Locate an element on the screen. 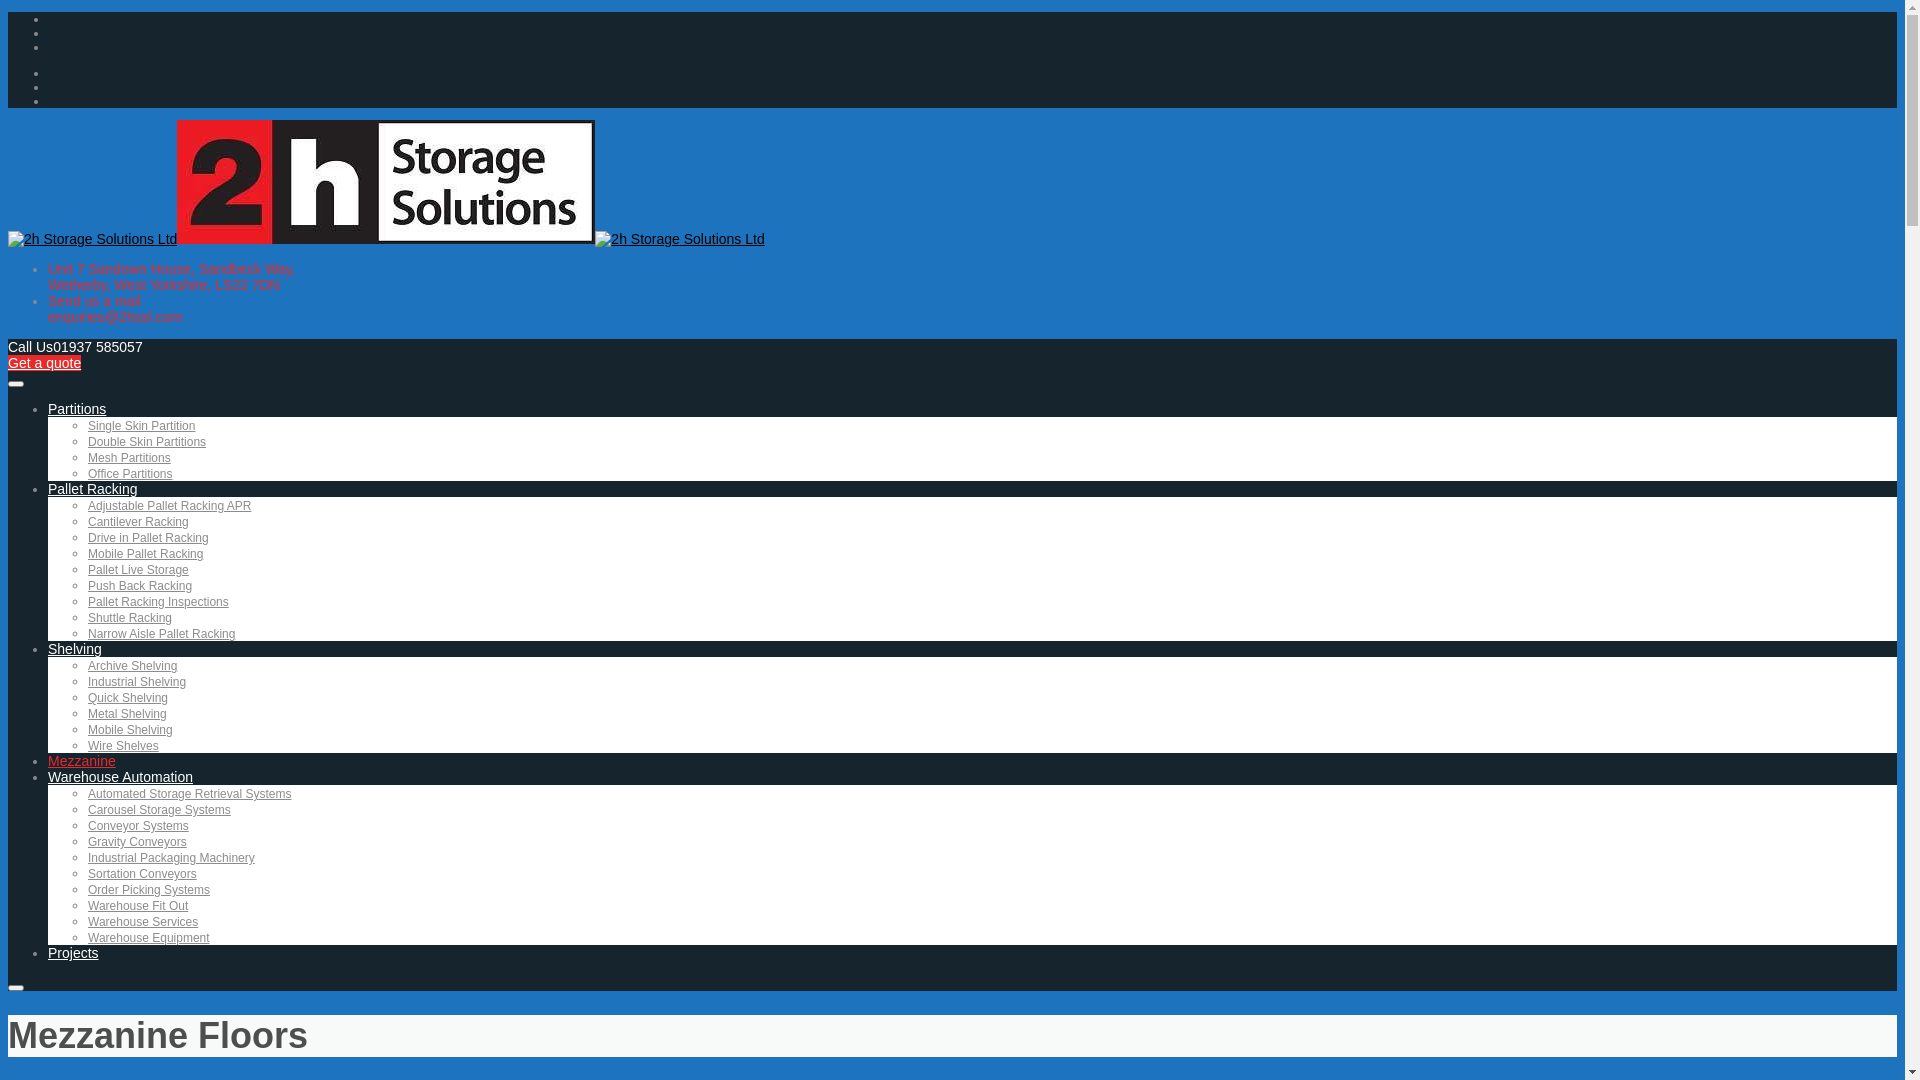 The height and width of the screenshot is (1080, 1920). 'Pallet Live Storage' is located at coordinates (137, 570).